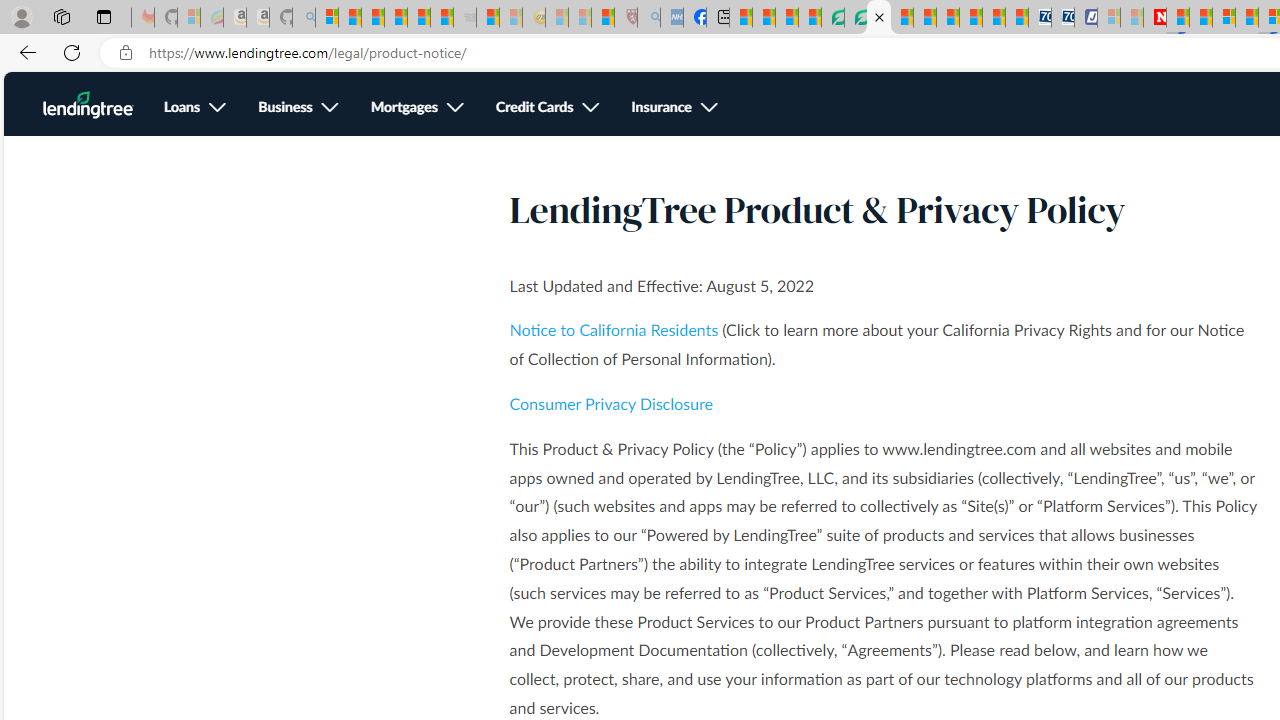 The width and height of the screenshot is (1280, 720). Describe the element at coordinates (416, 108) in the screenshot. I see `'Mortgages, see more'` at that location.